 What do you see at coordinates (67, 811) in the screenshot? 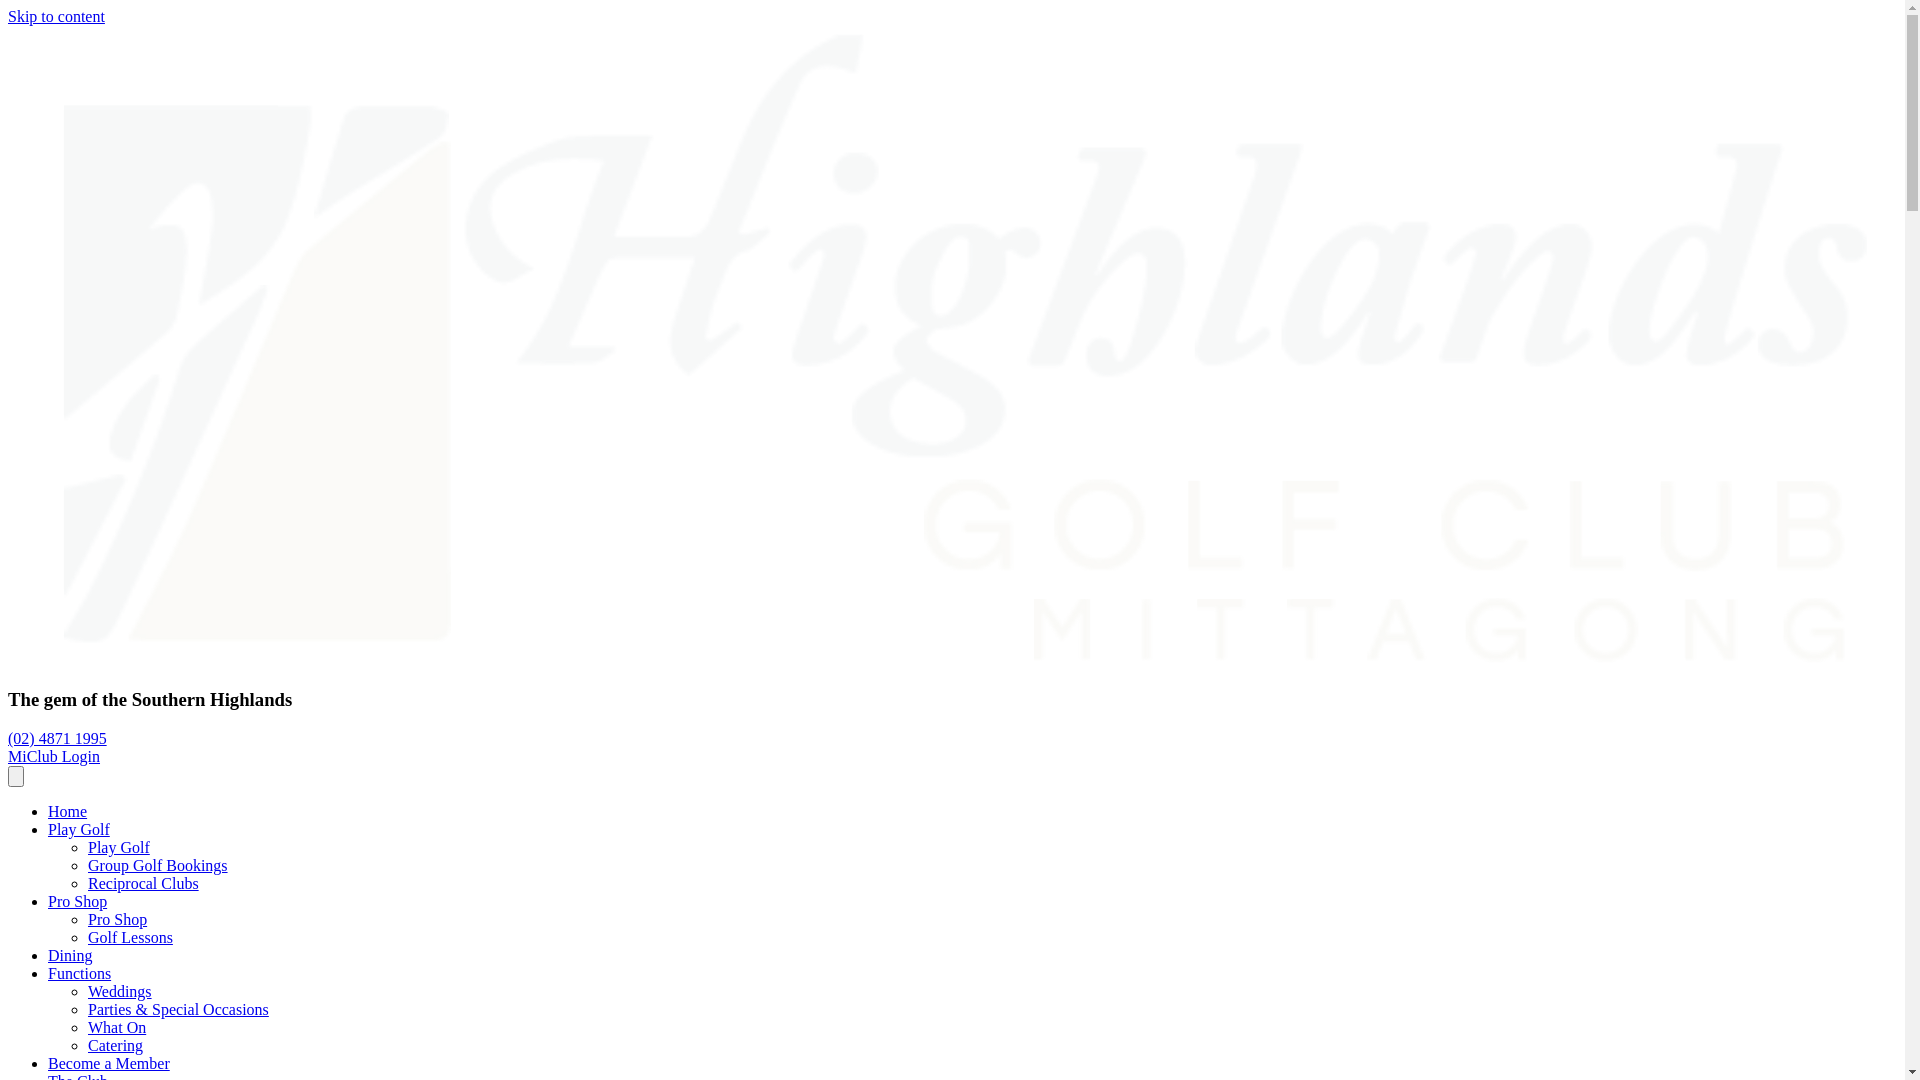
I see `'Home'` at bounding box center [67, 811].